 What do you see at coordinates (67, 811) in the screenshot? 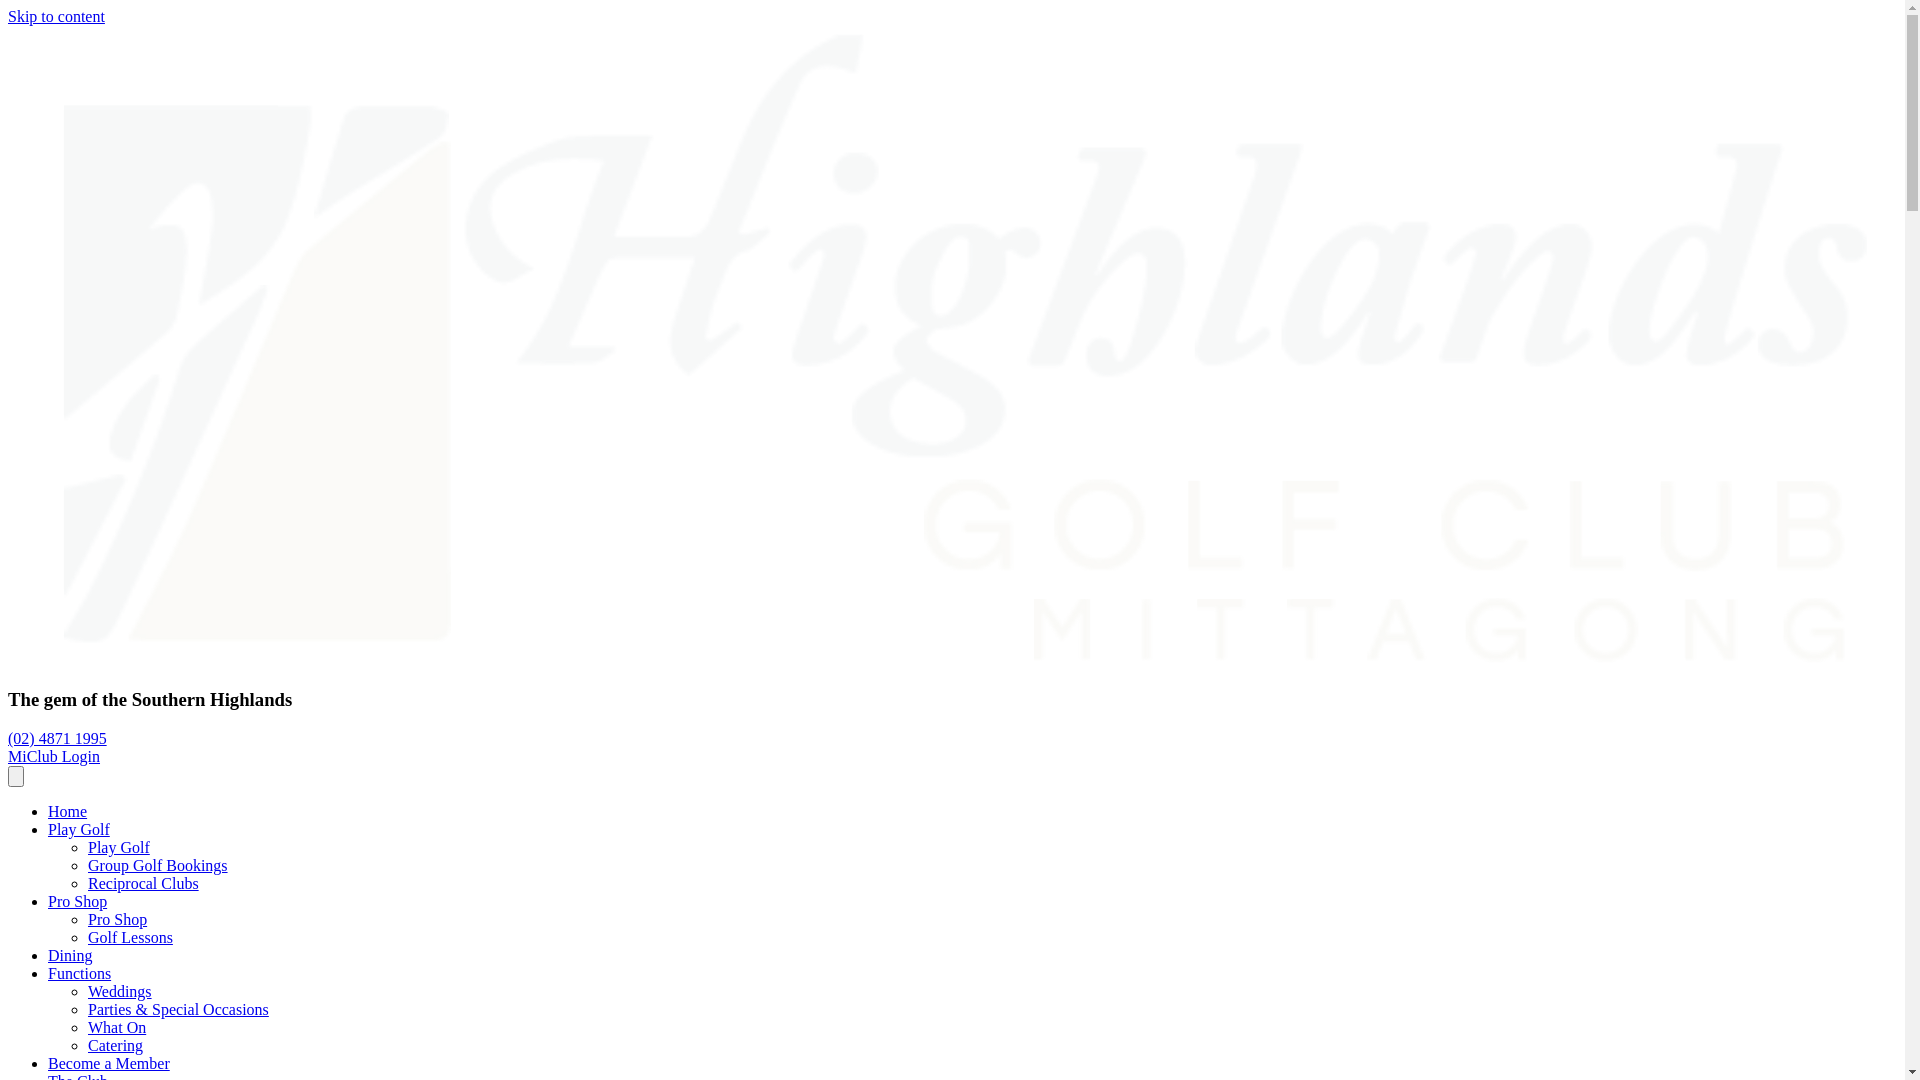
I see `'Home'` at bounding box center [67, 811].